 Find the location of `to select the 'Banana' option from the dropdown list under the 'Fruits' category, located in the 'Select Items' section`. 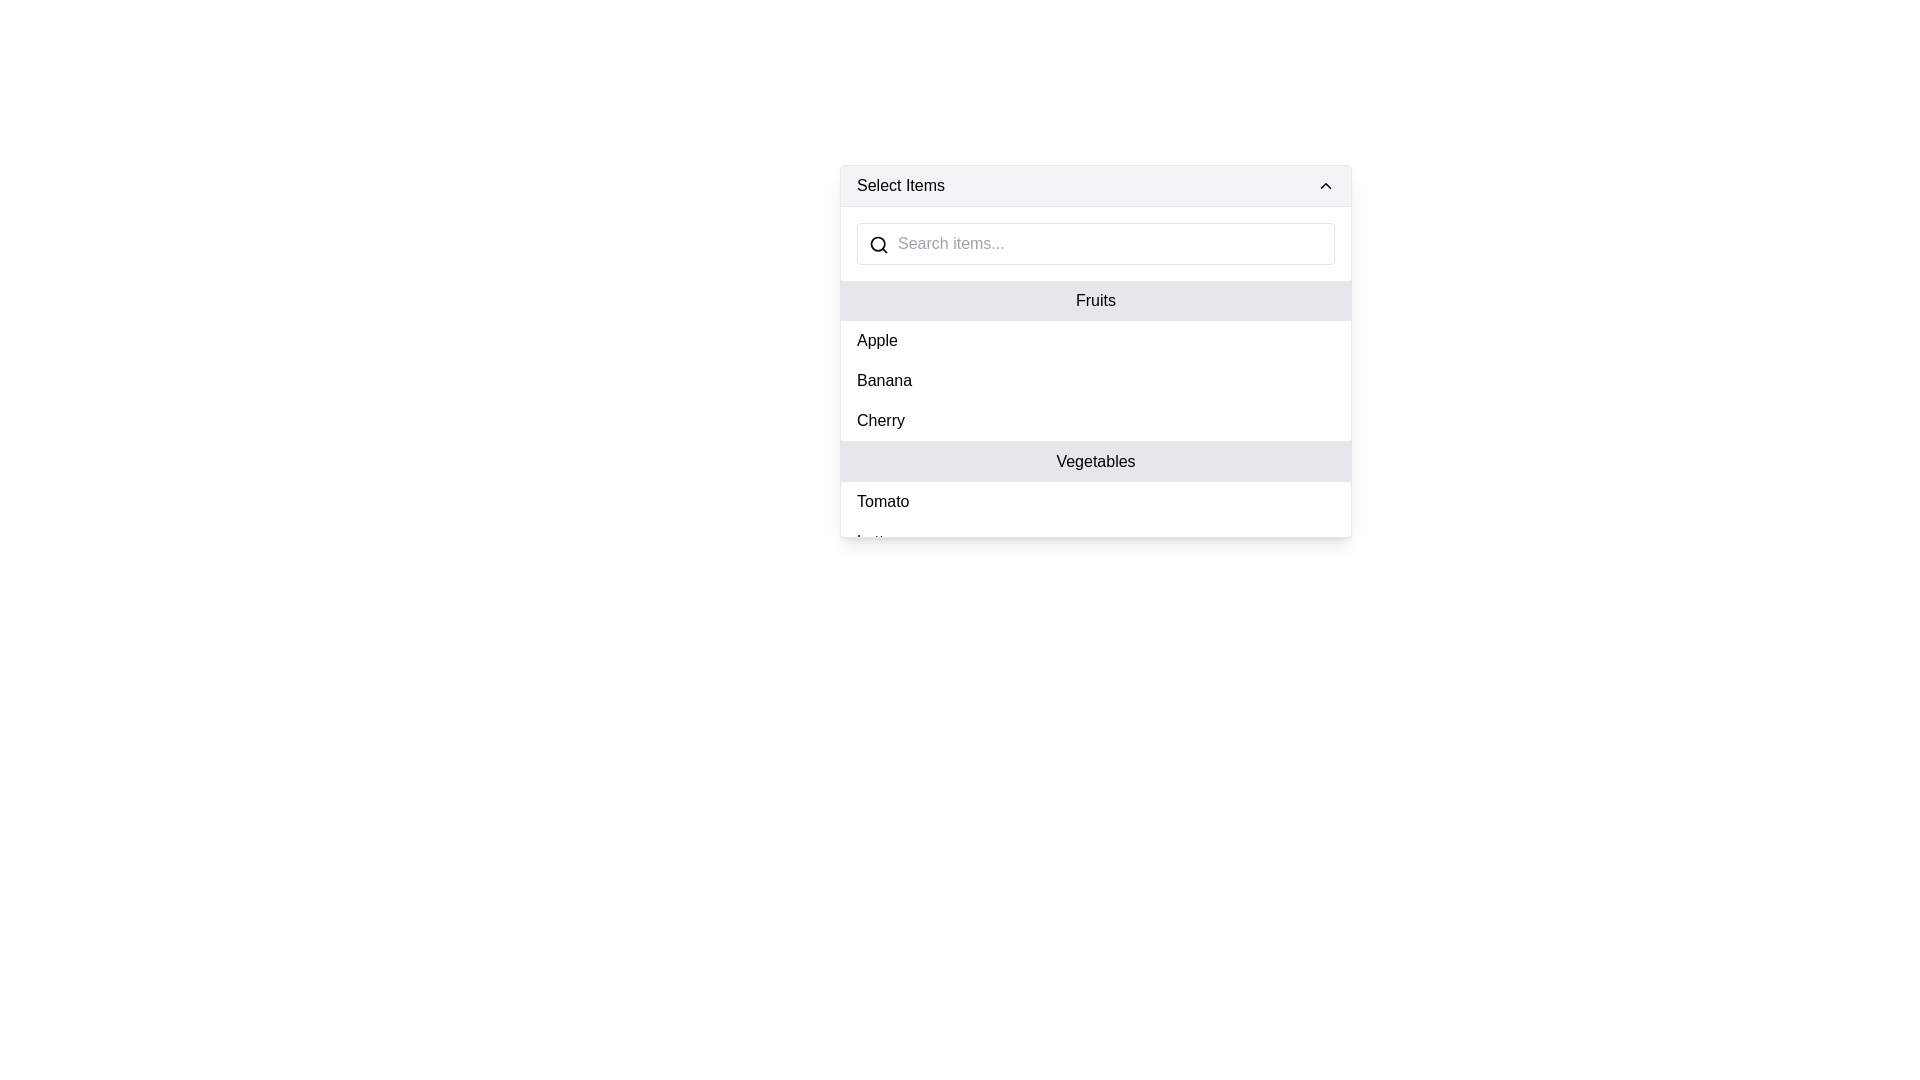

to select the 'Banana' option from the dropdown list under the 'Fruits' category, located in the 'Select Items' section is located at coordinates (1094, 371).